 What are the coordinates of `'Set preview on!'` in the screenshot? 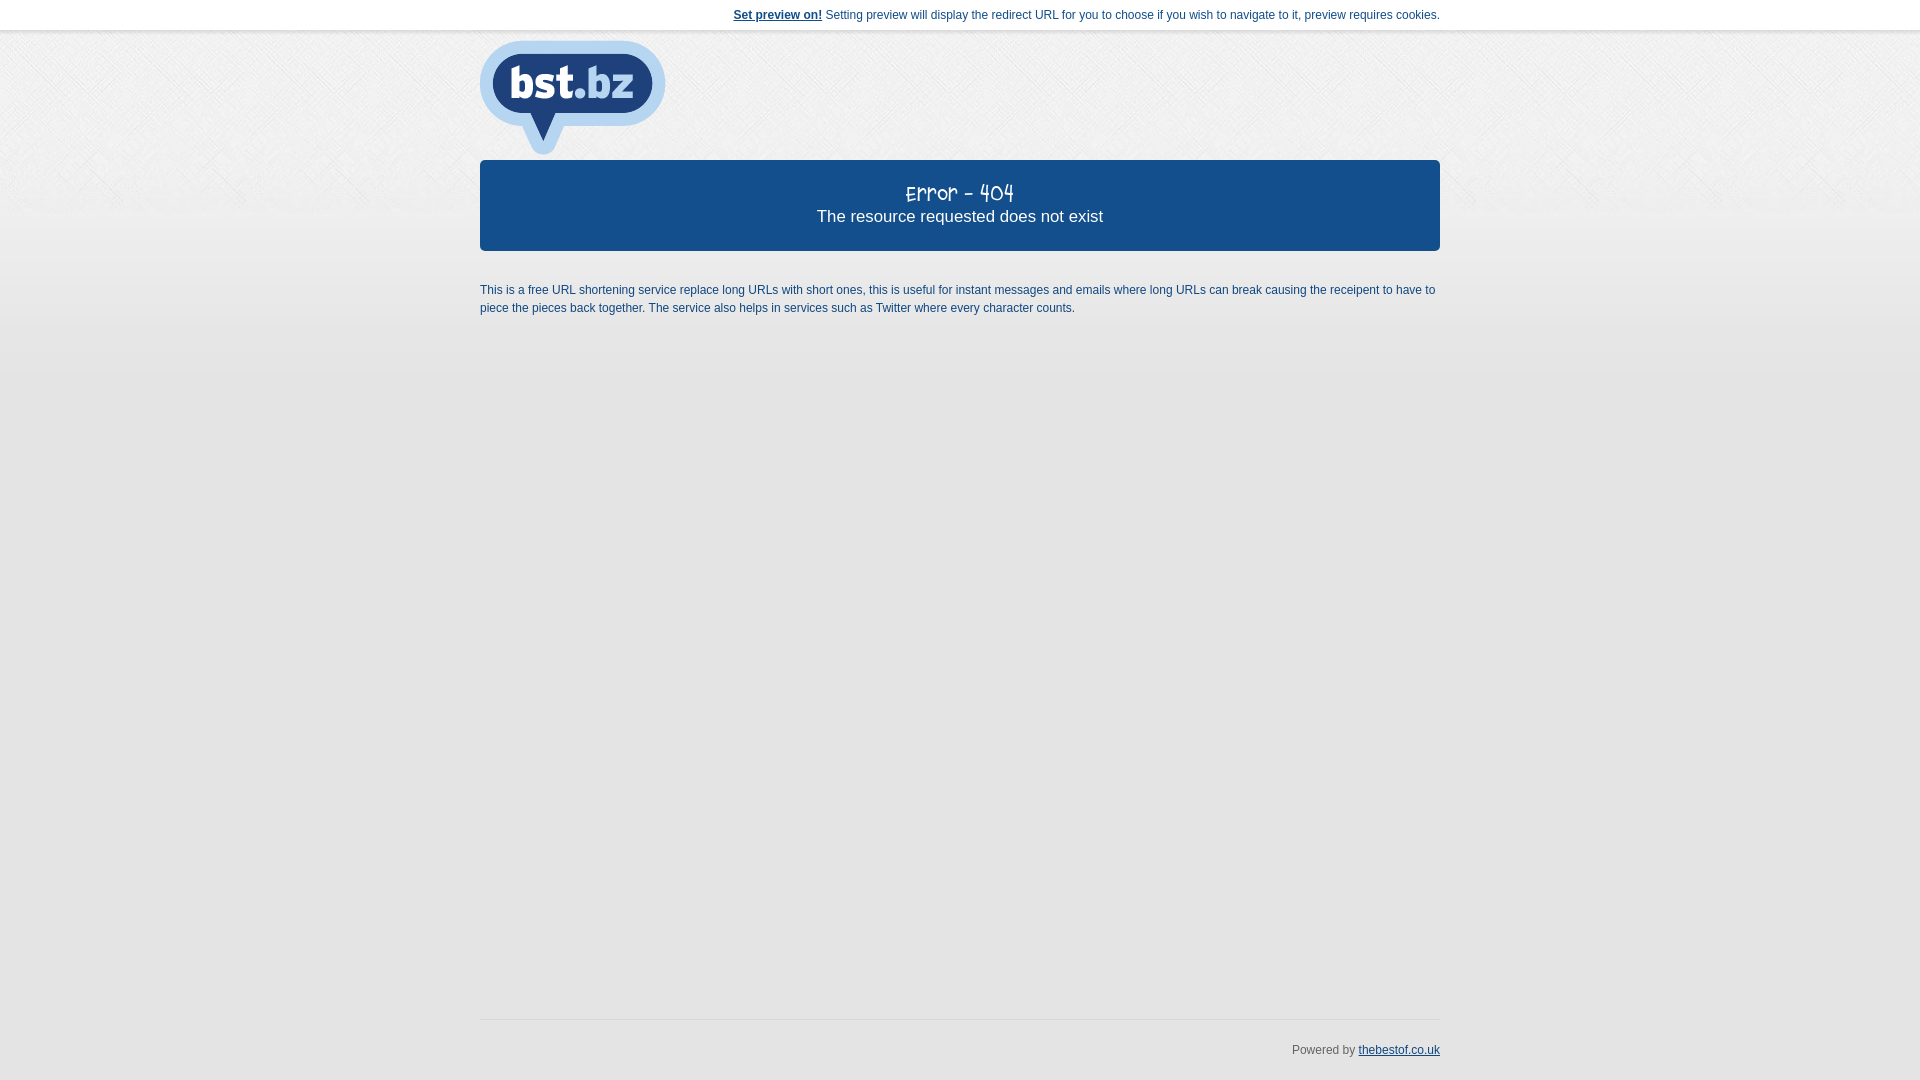 It's located at (776, 15).